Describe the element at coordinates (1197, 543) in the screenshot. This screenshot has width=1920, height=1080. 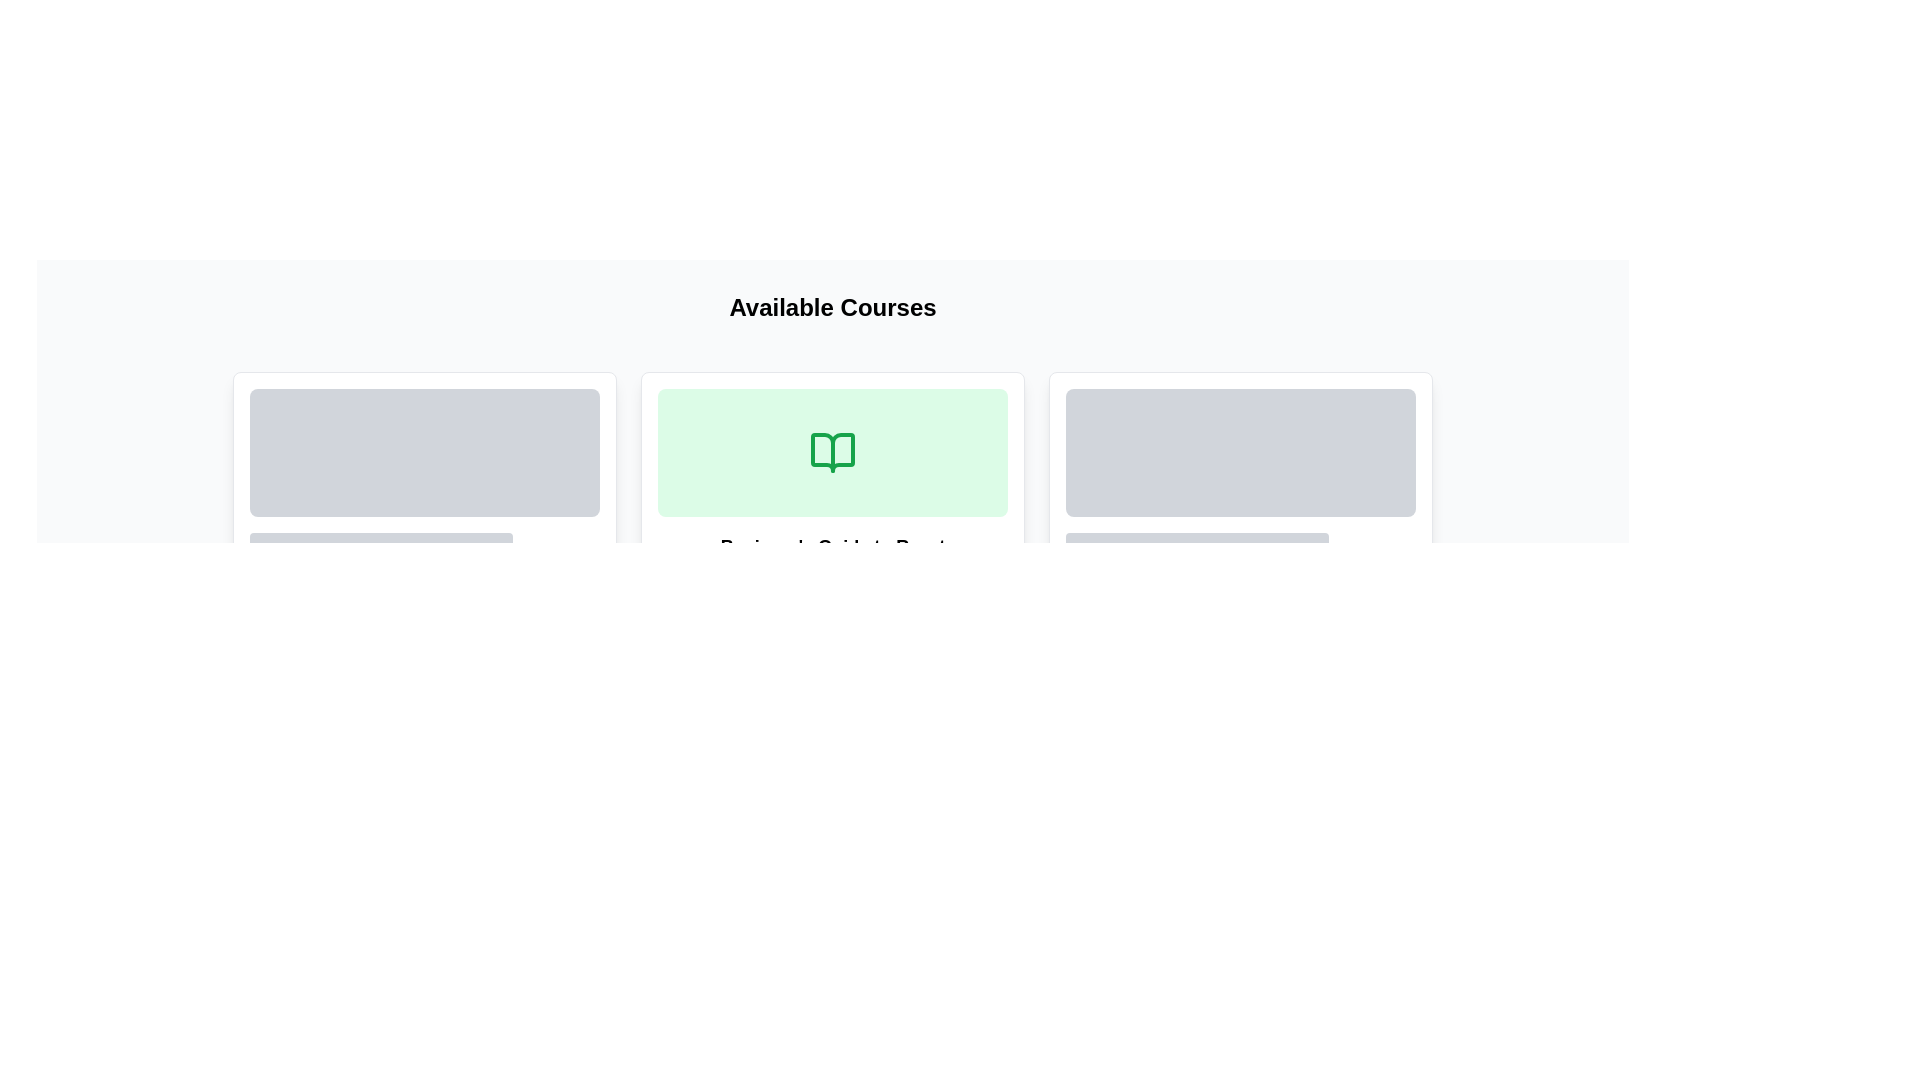
I see `the horizontal gray rectangular bar with rounded edges positioned below the larger gray rectangular component` at that location.